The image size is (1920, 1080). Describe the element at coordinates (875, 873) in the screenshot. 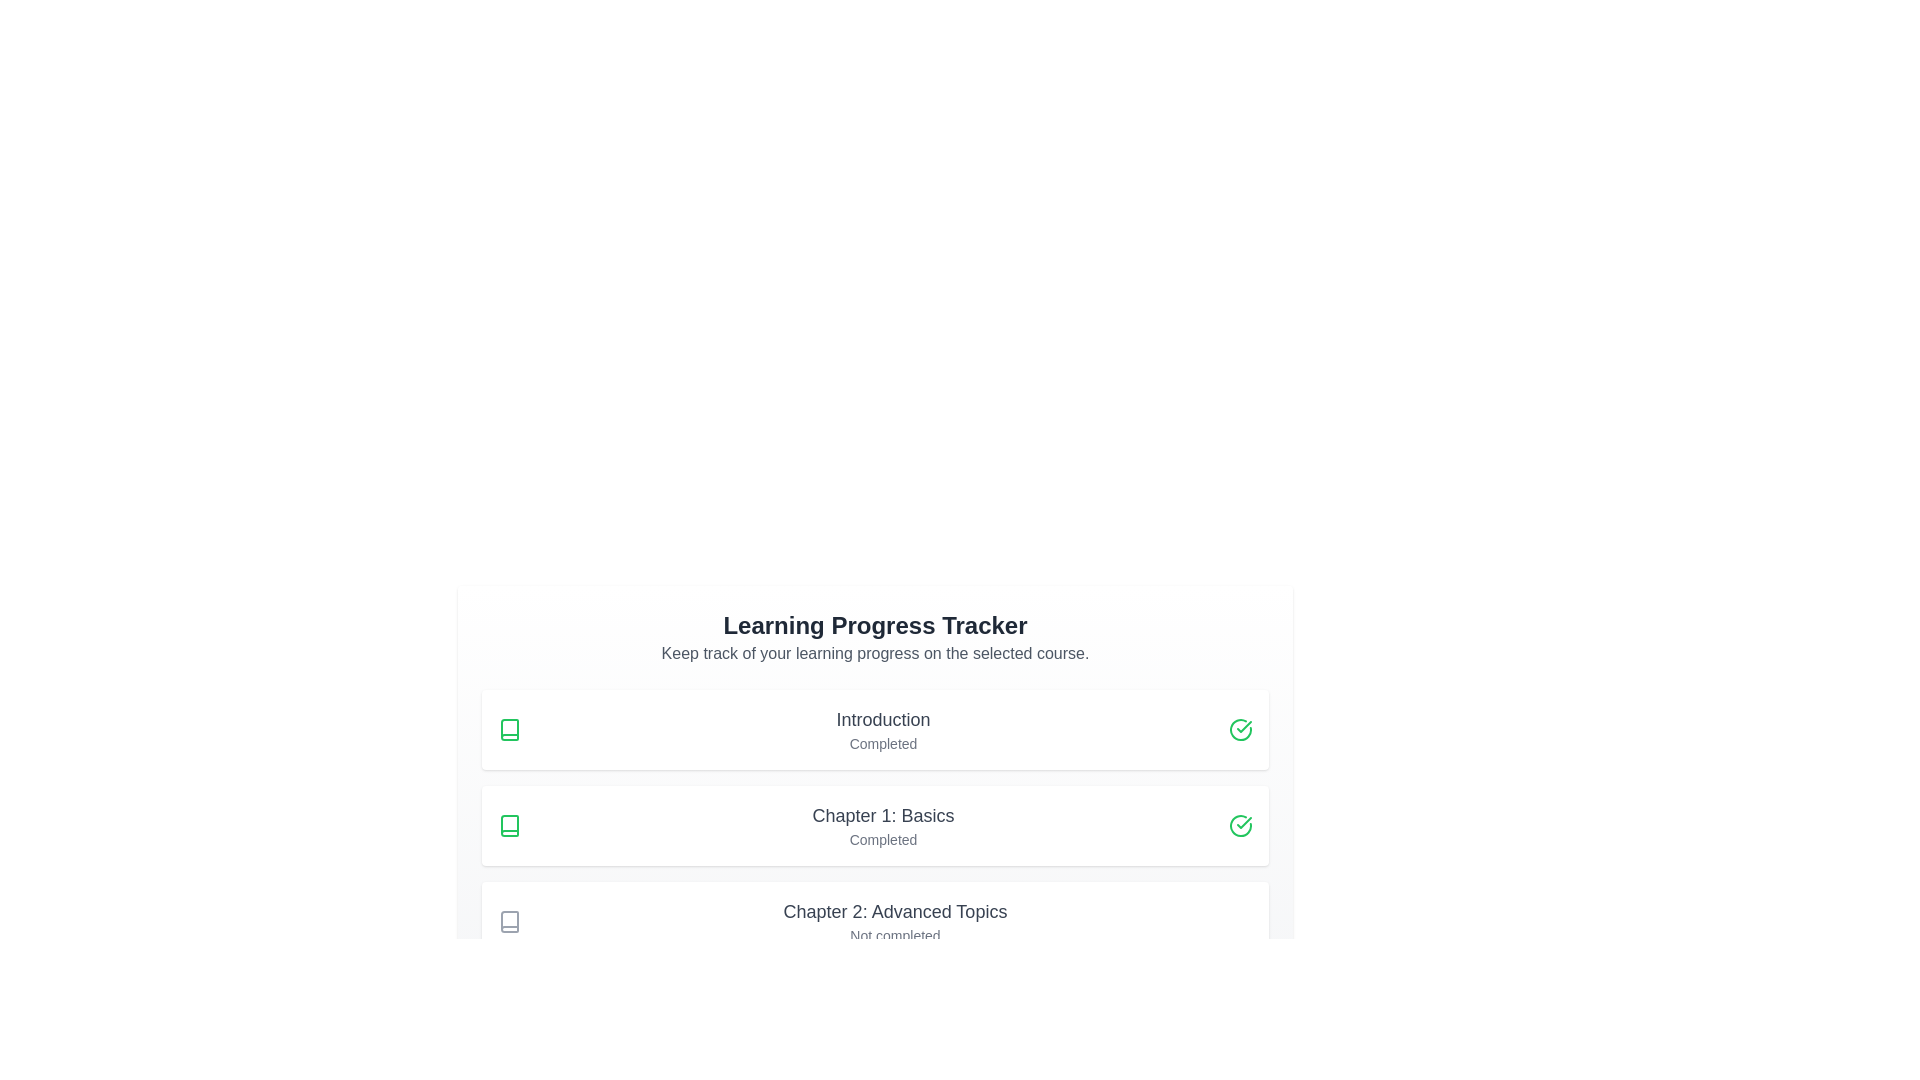

I see `the second list item representing progress status, which is titled 'Chapter 1: Basics'` at that location.